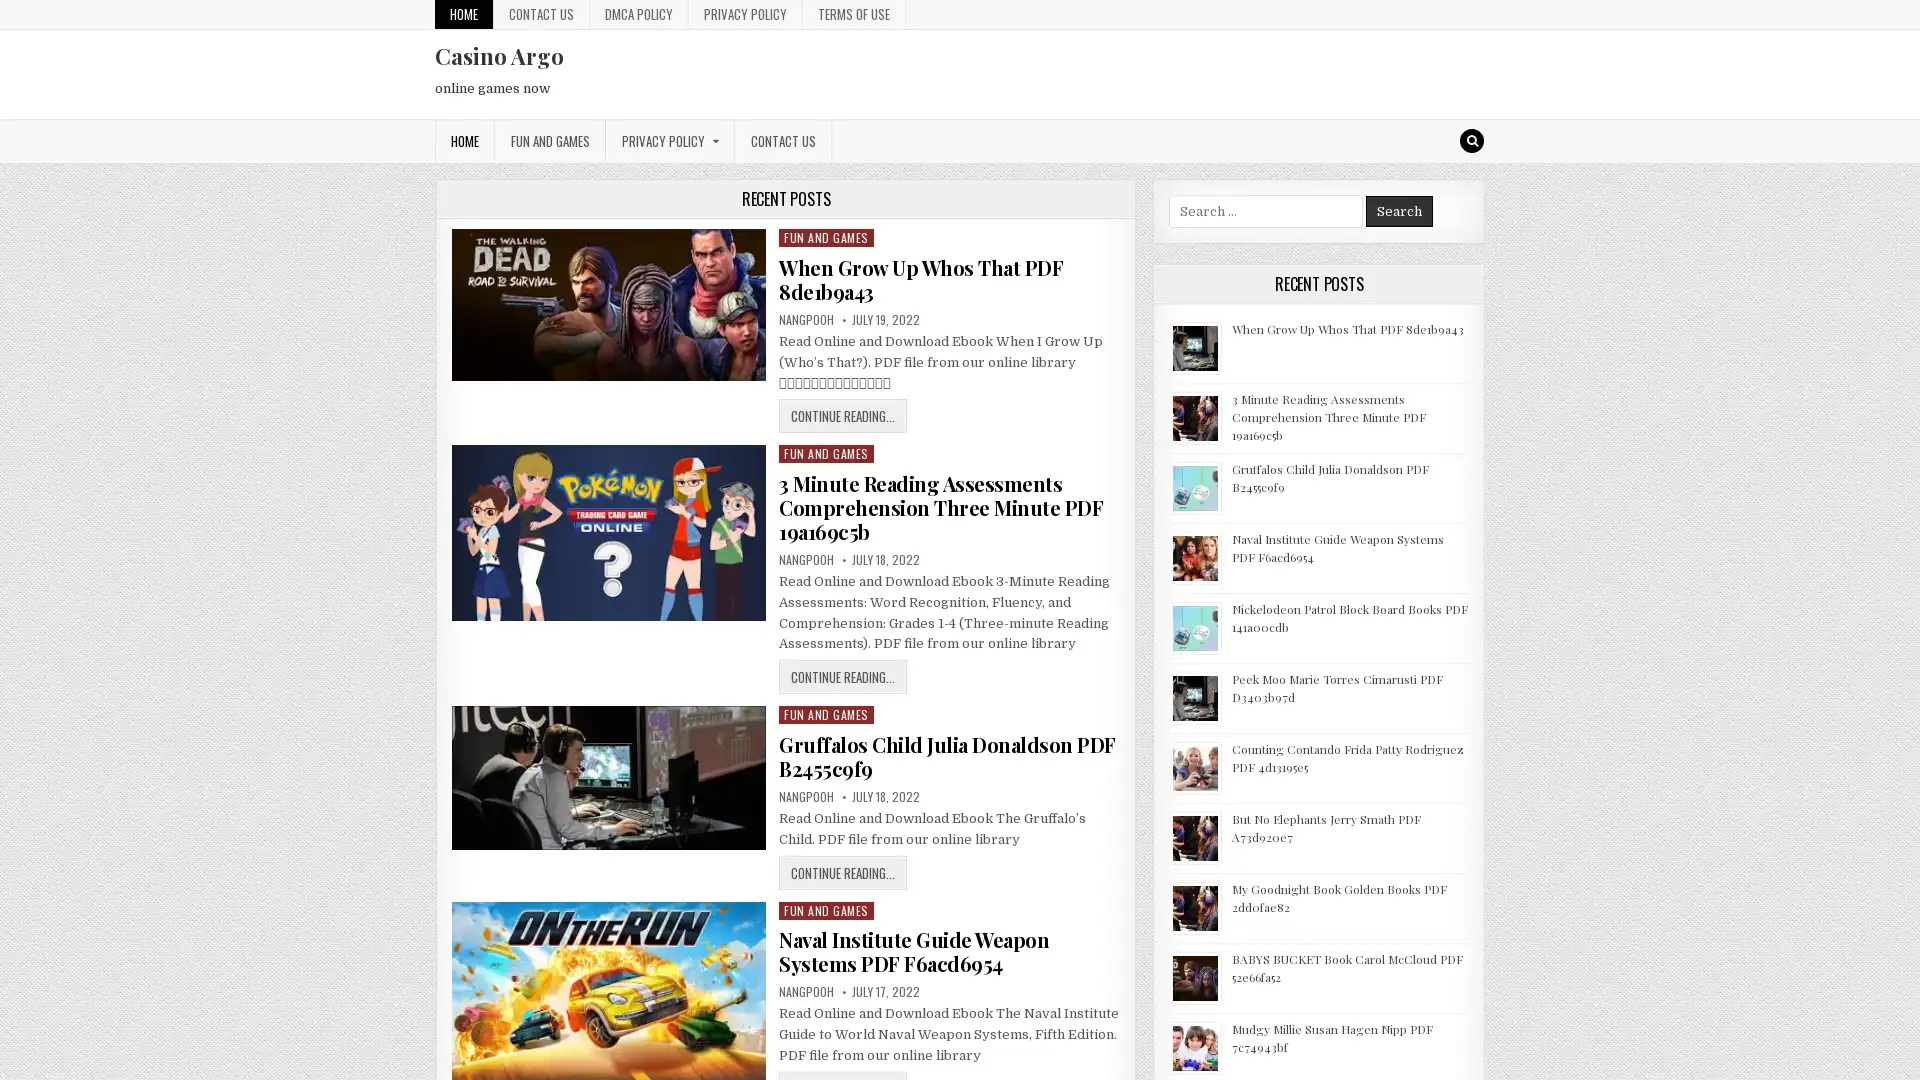 Image resolution: width=1920 pixels, height=1080 pixels. Describe the element at coordinates (1398, 211) in the screenshot. I see `Search` at that location.